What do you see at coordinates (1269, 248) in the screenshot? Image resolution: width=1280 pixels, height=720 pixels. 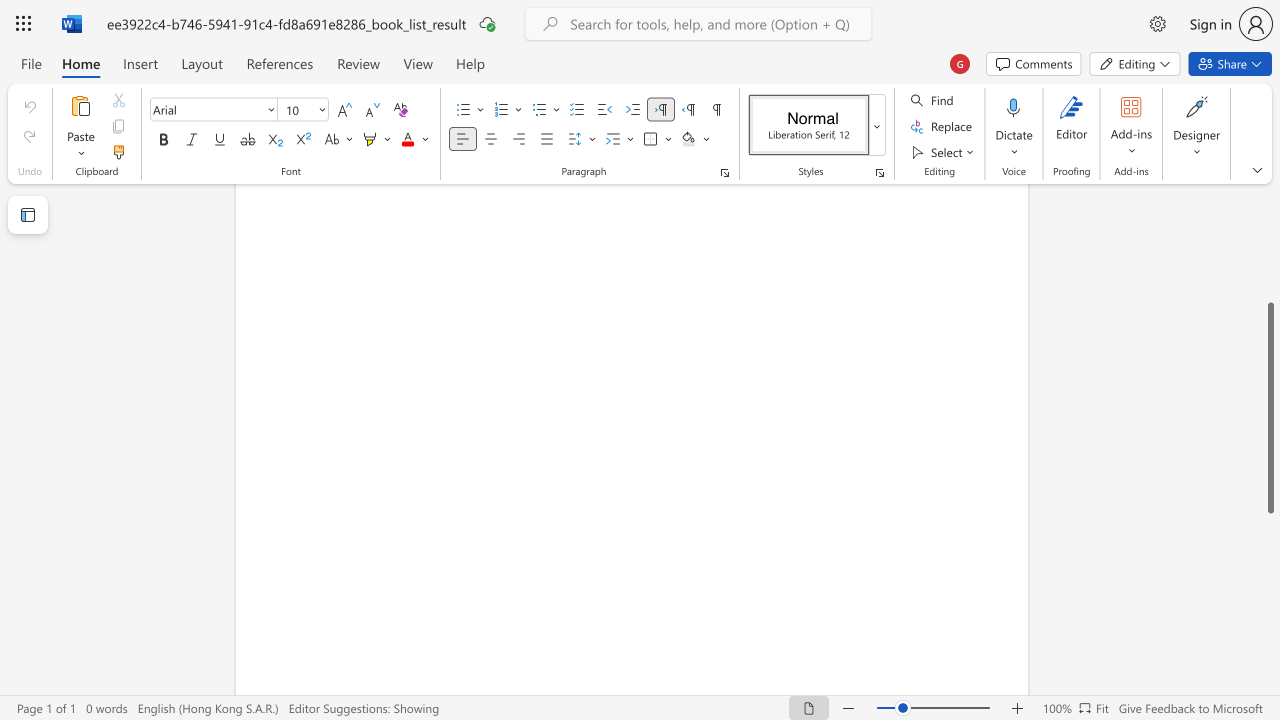 I see `the scrollbar on the side` at bounding box center [1269, 248].